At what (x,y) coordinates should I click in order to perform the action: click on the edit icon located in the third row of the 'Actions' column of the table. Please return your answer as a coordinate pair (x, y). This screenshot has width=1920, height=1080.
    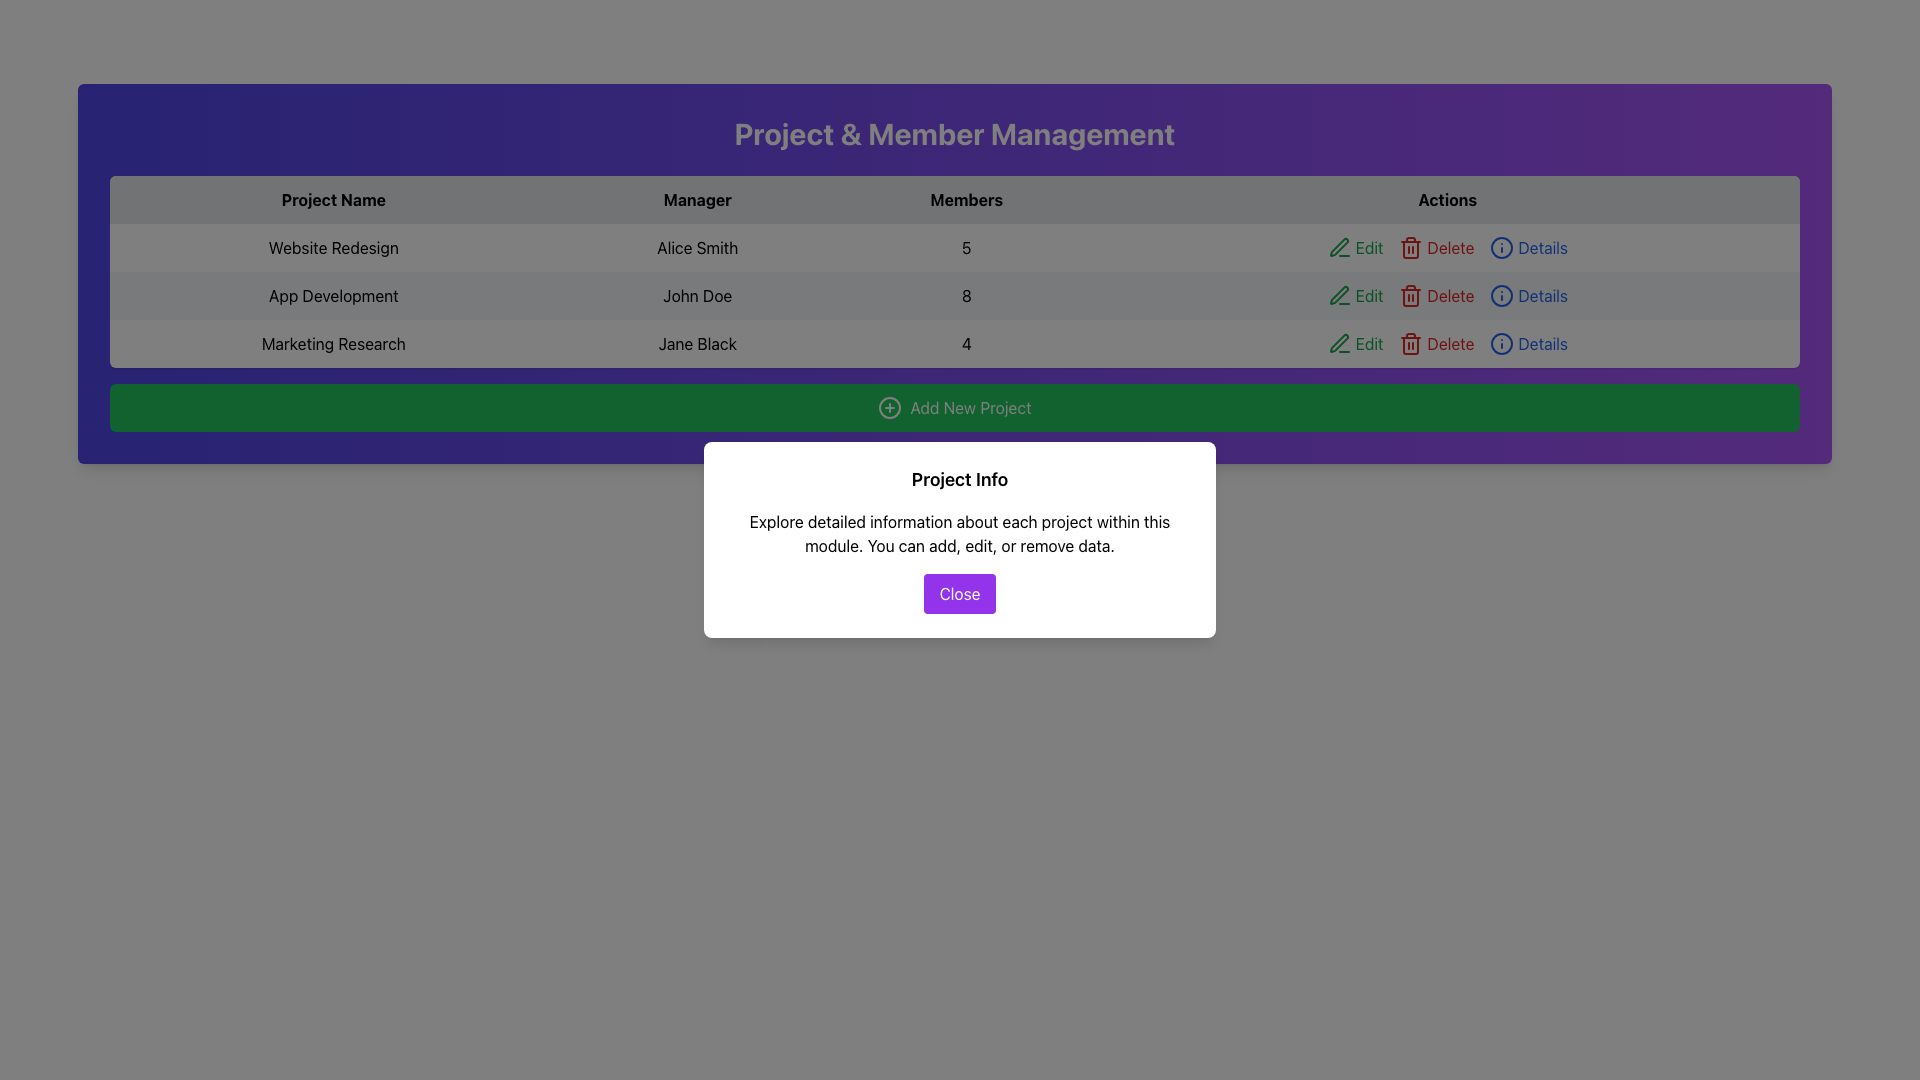
    Looking at the image, I should click on (1339, 342).